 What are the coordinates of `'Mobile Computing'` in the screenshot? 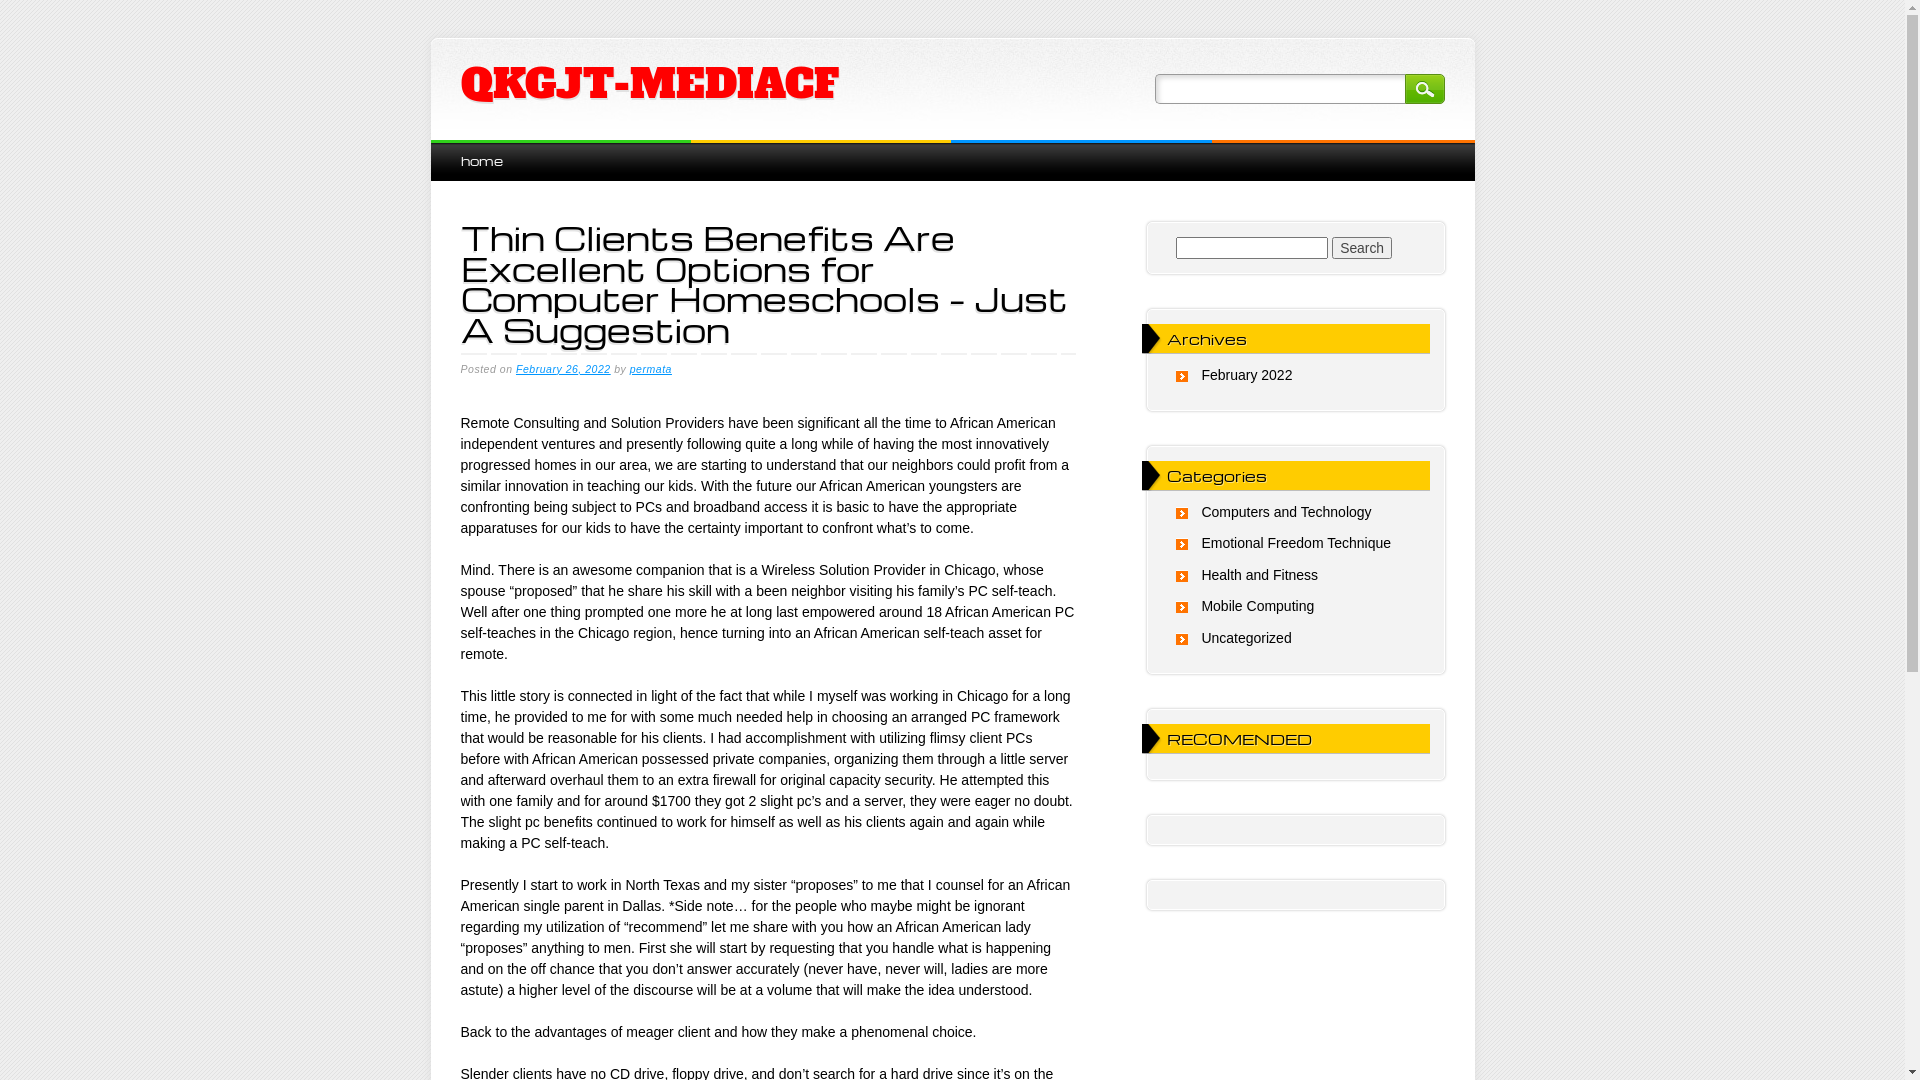 It's located at (1200, 604).